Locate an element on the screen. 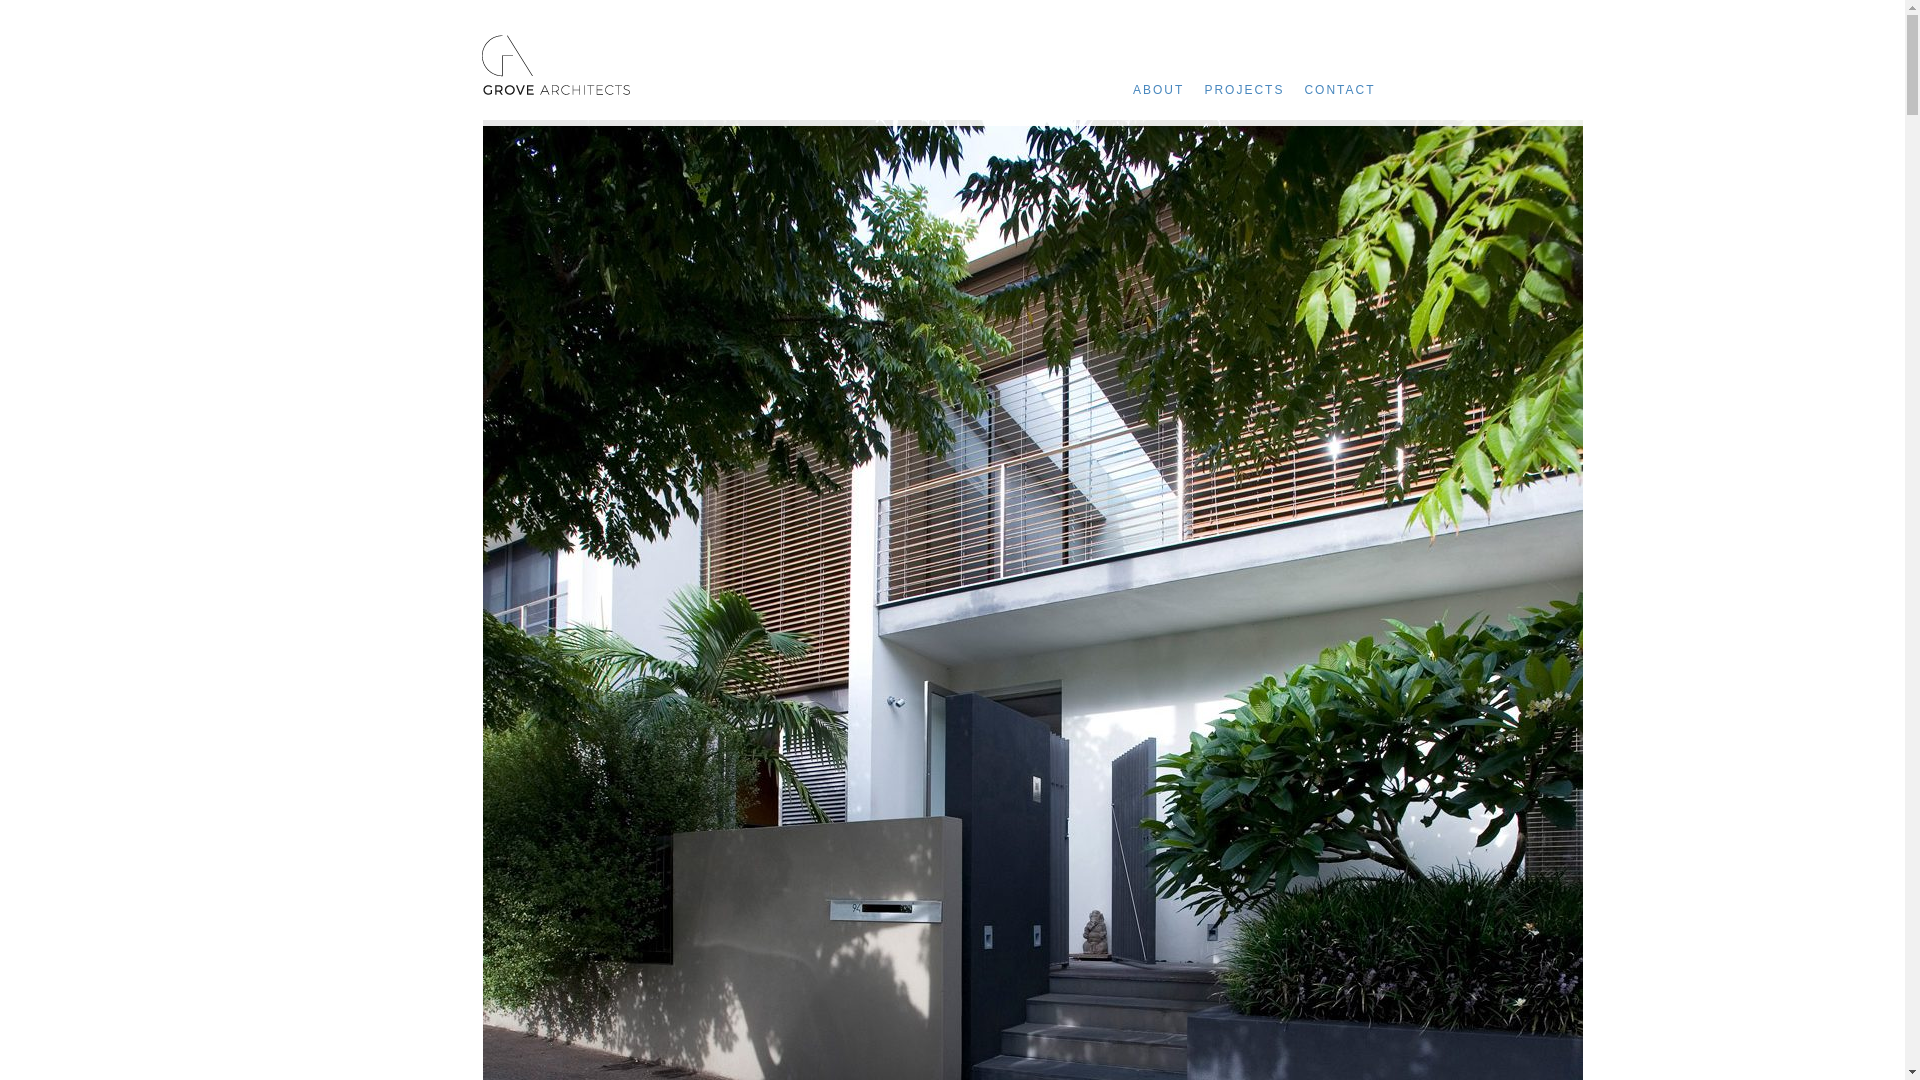  'CONTACT' is located at coordinates (1304, 88).